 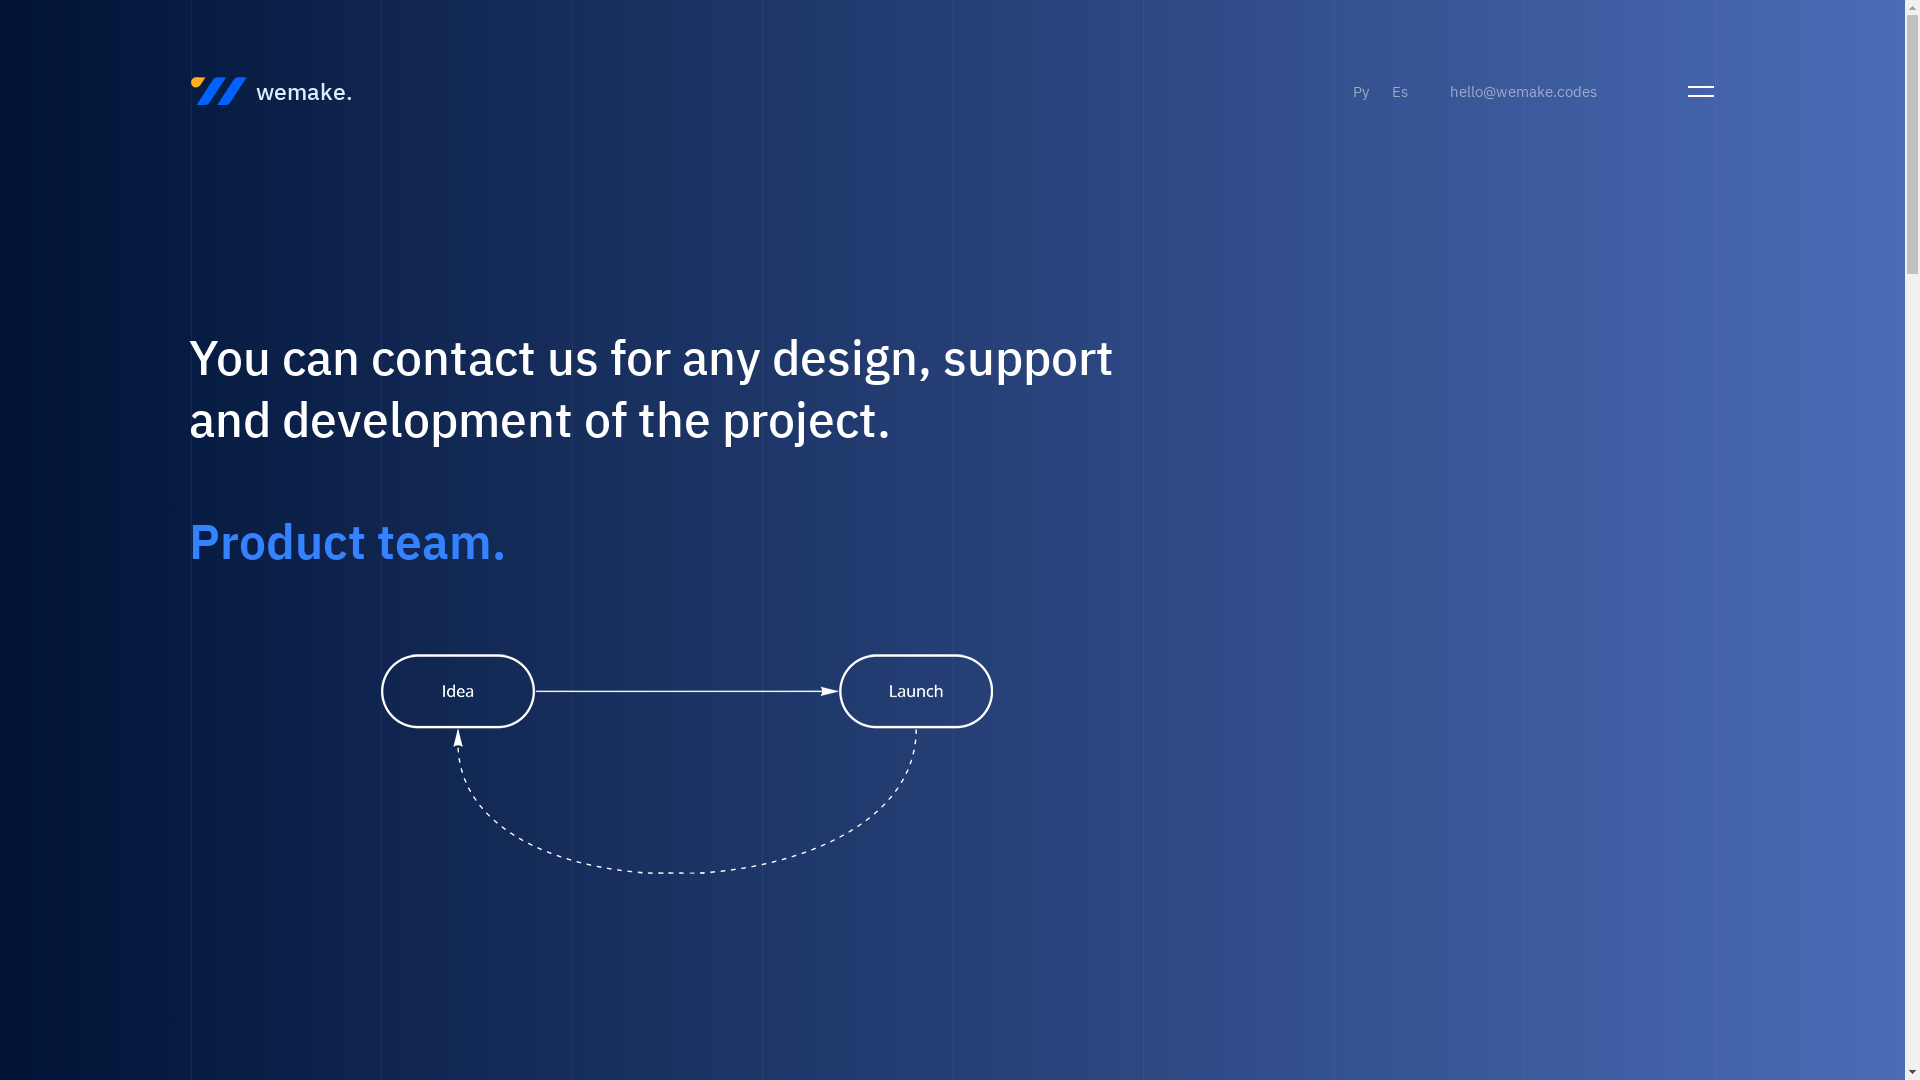 I want to click on 'Es', so click(x=1399, y=91).